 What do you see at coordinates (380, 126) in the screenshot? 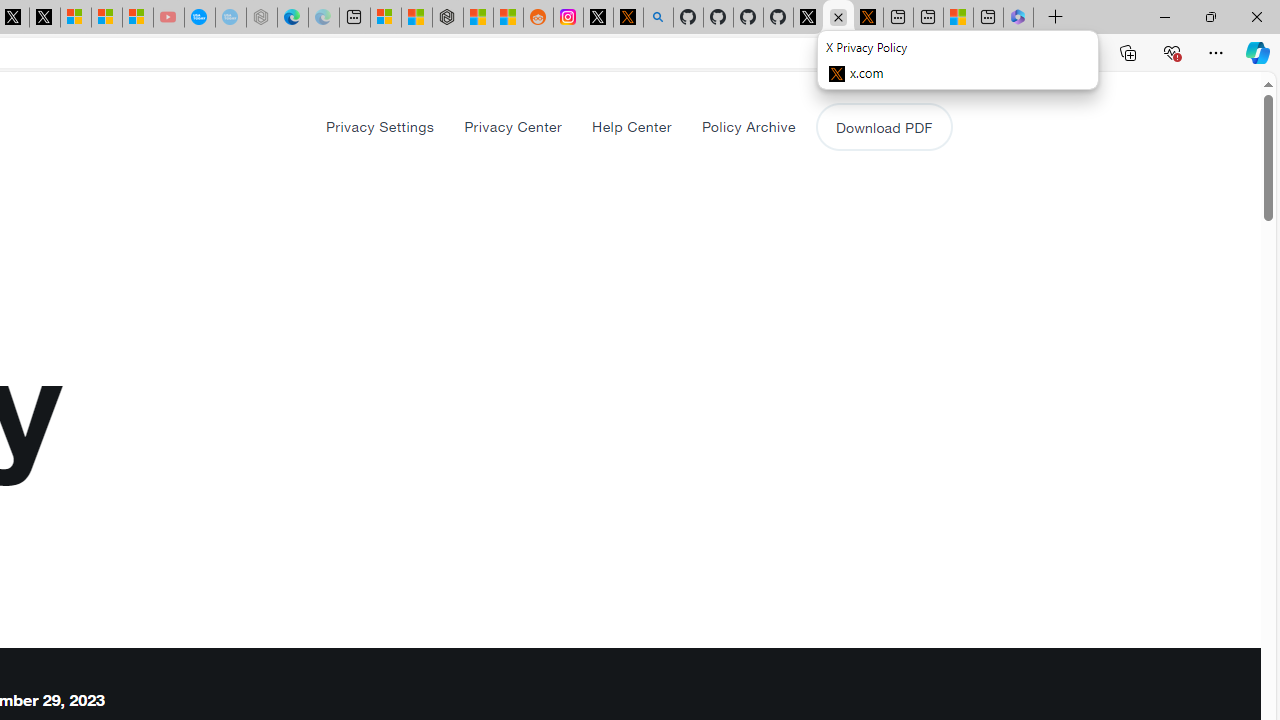
I see `'Privacy Settings'` at bounding box center [380, 126].